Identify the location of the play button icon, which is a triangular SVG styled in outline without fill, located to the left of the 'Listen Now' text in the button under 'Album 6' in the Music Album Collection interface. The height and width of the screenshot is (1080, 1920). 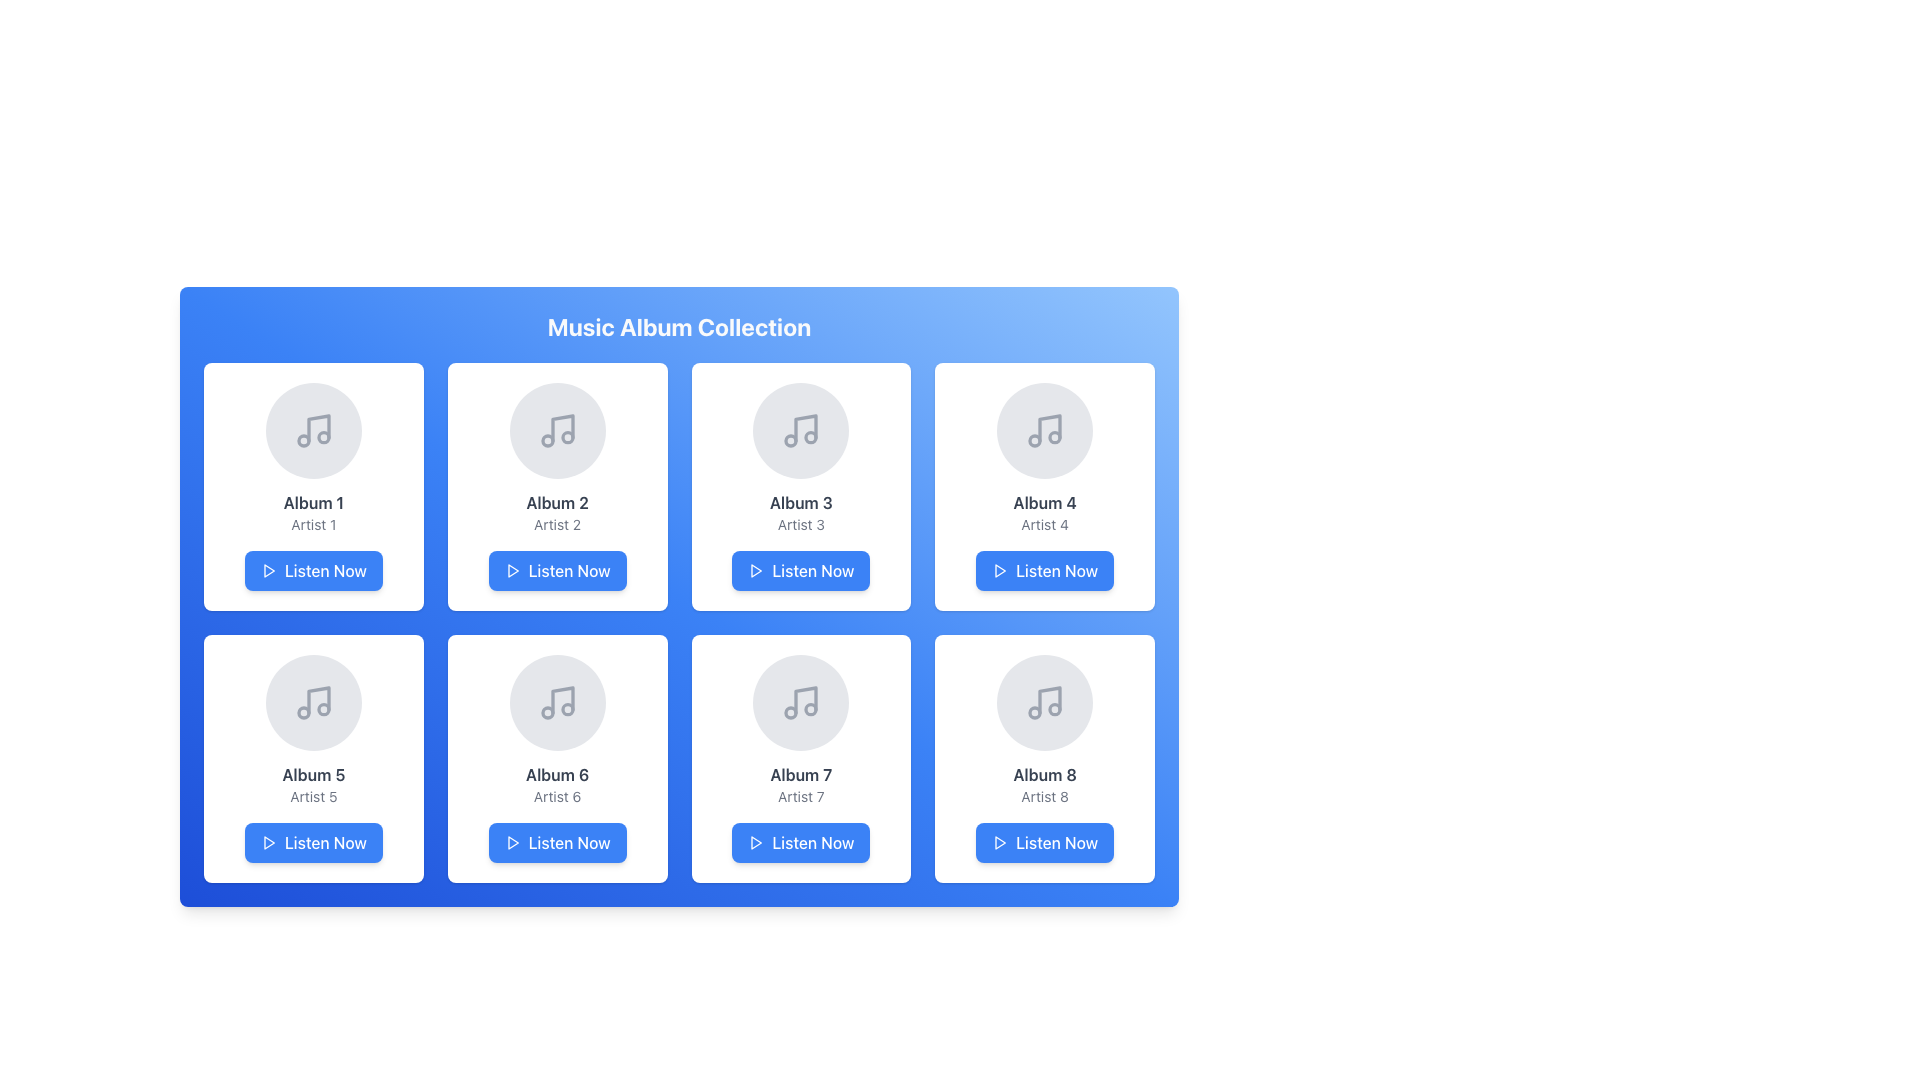
(512, 843).